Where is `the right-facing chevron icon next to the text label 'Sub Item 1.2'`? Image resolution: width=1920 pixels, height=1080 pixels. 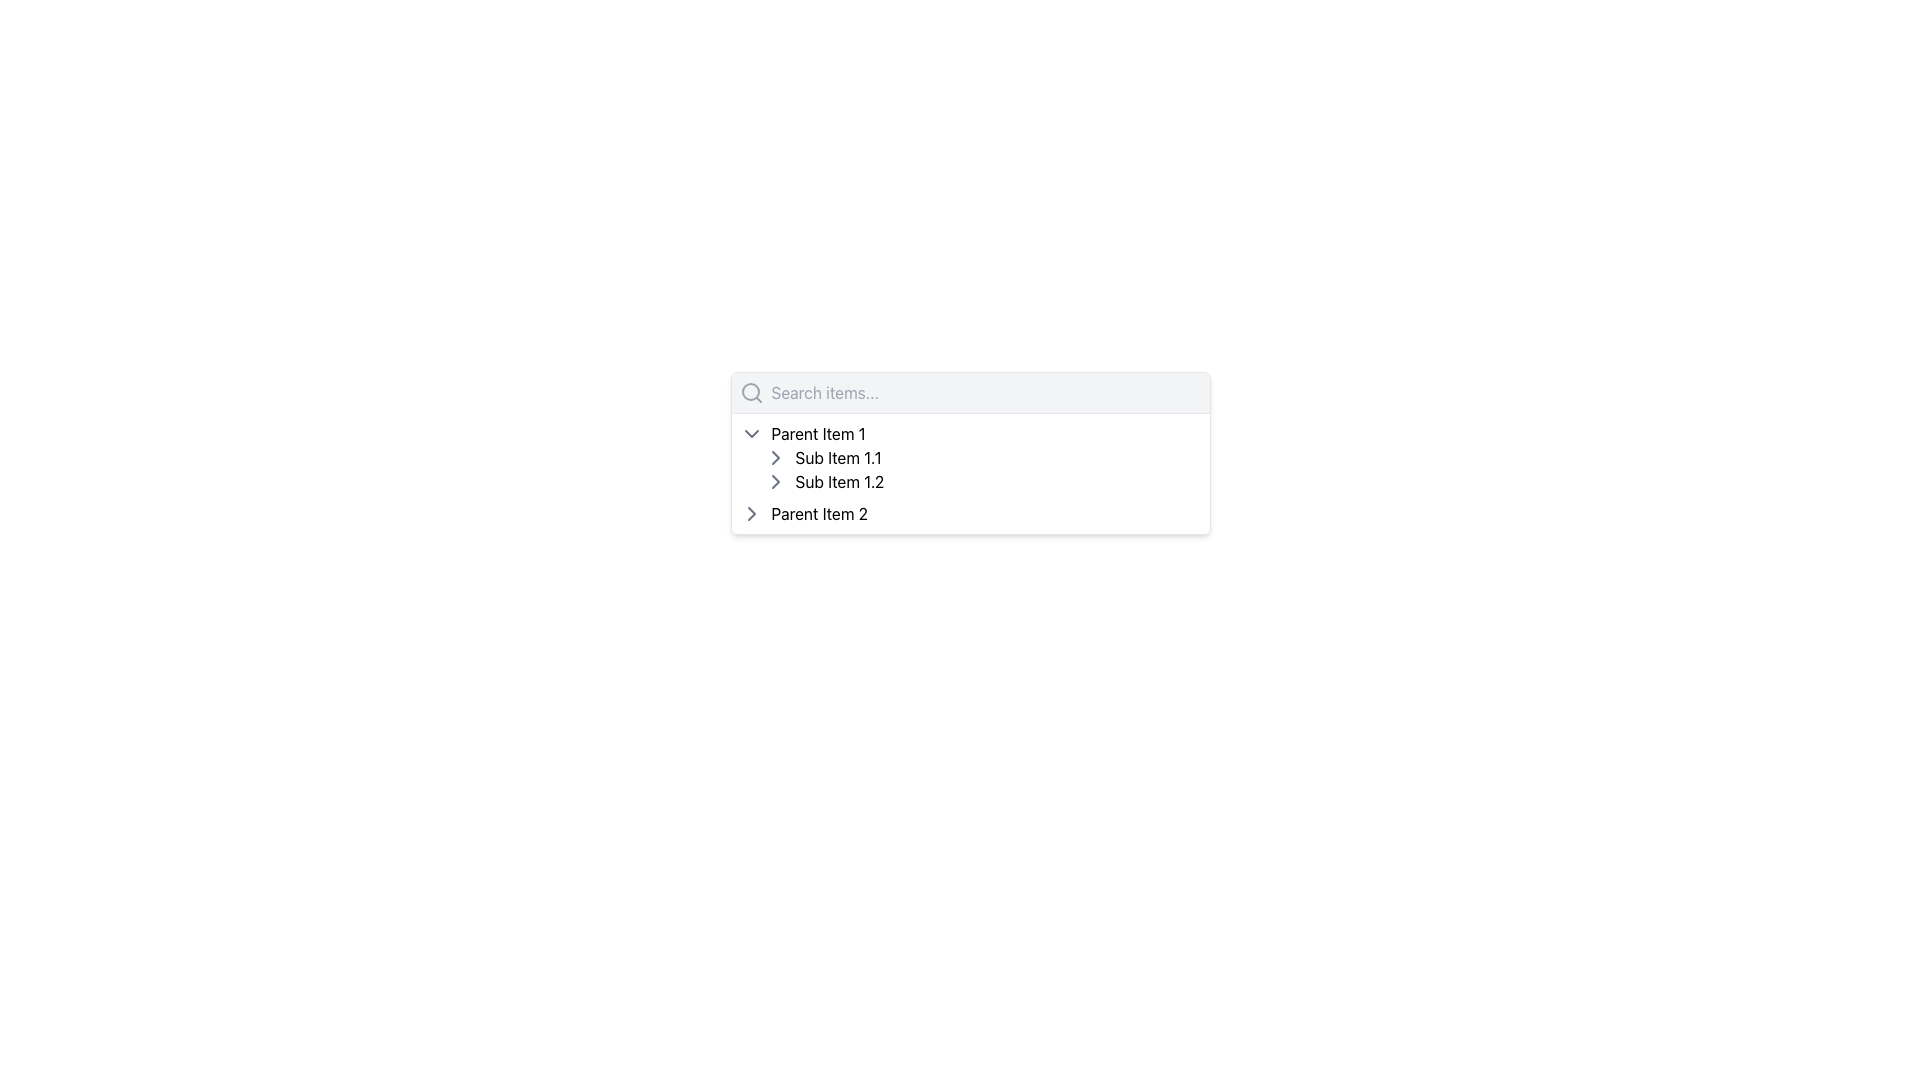 the right-facing chevron icon next to the text label 'Sub Item 1.2' is located at coordinates (774, 482).